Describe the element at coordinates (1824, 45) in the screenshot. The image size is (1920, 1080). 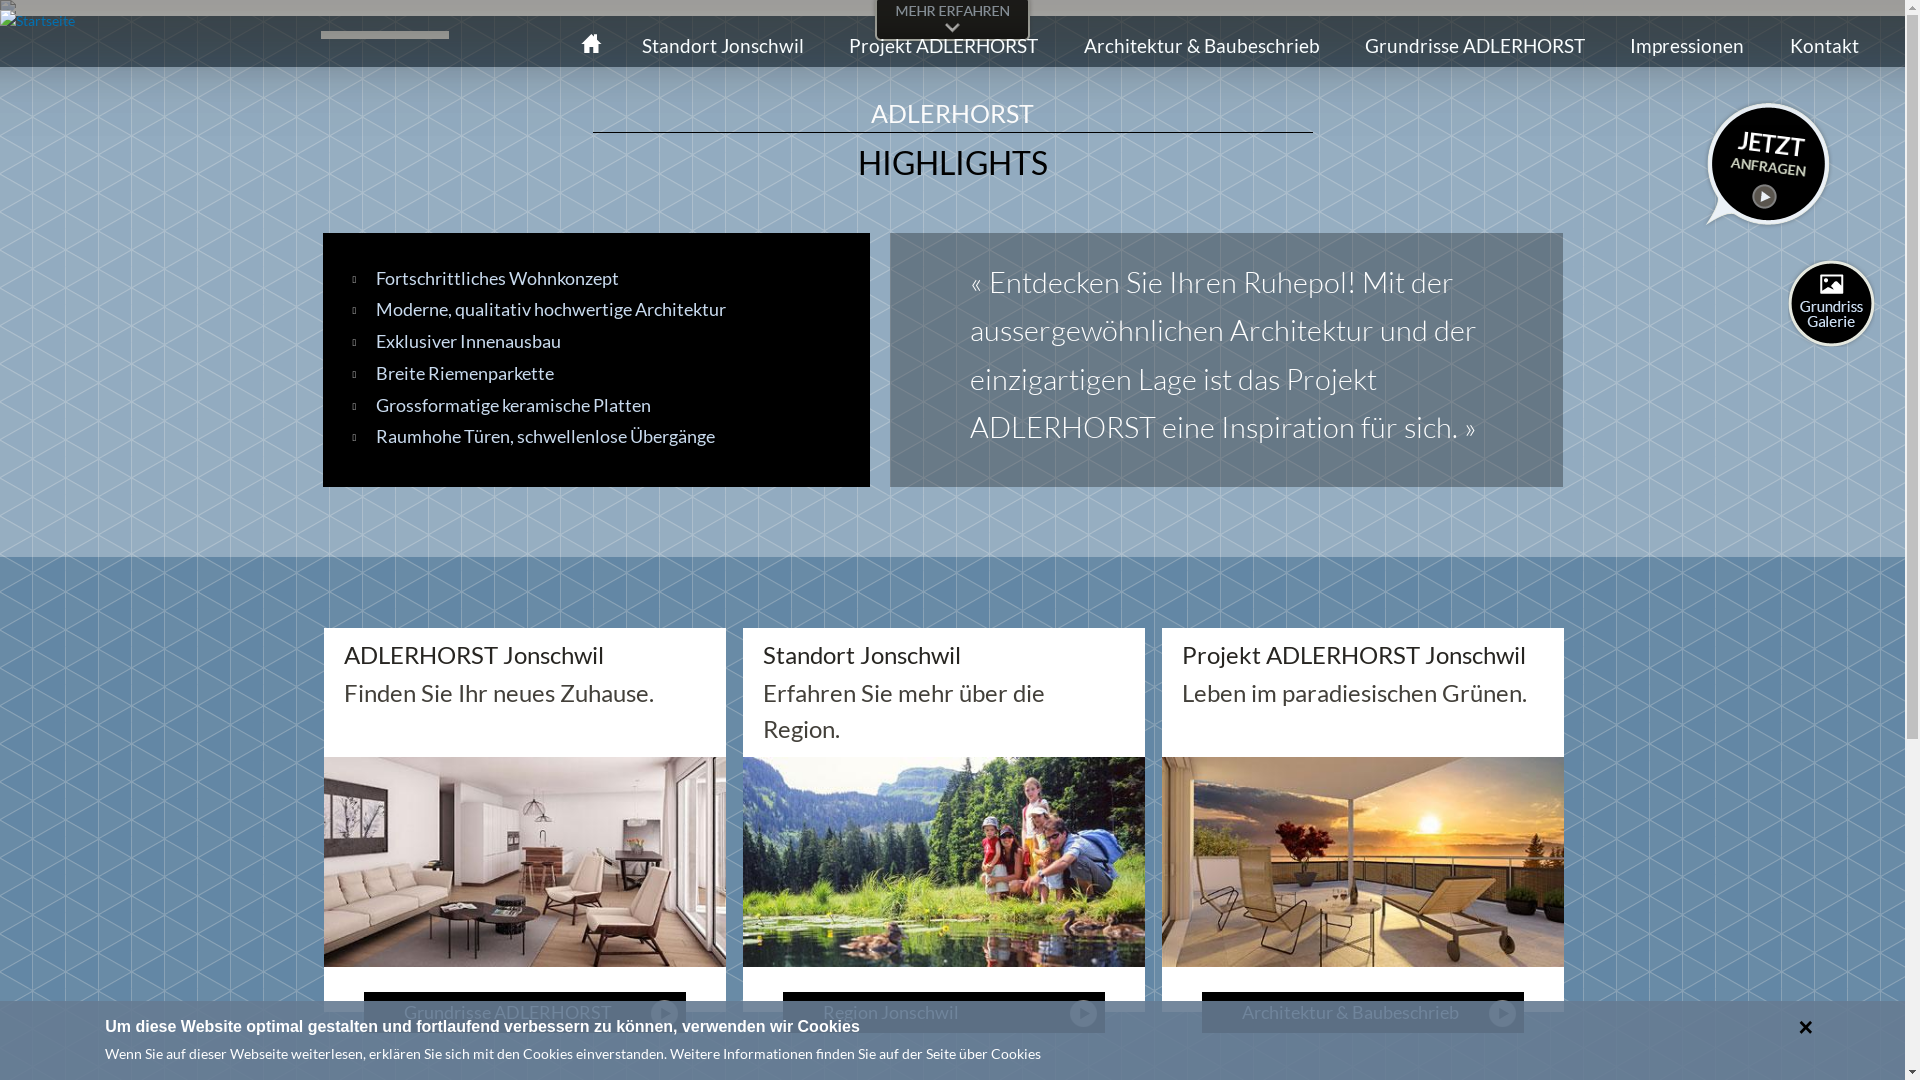
I see `'Kontakt'` at that location.